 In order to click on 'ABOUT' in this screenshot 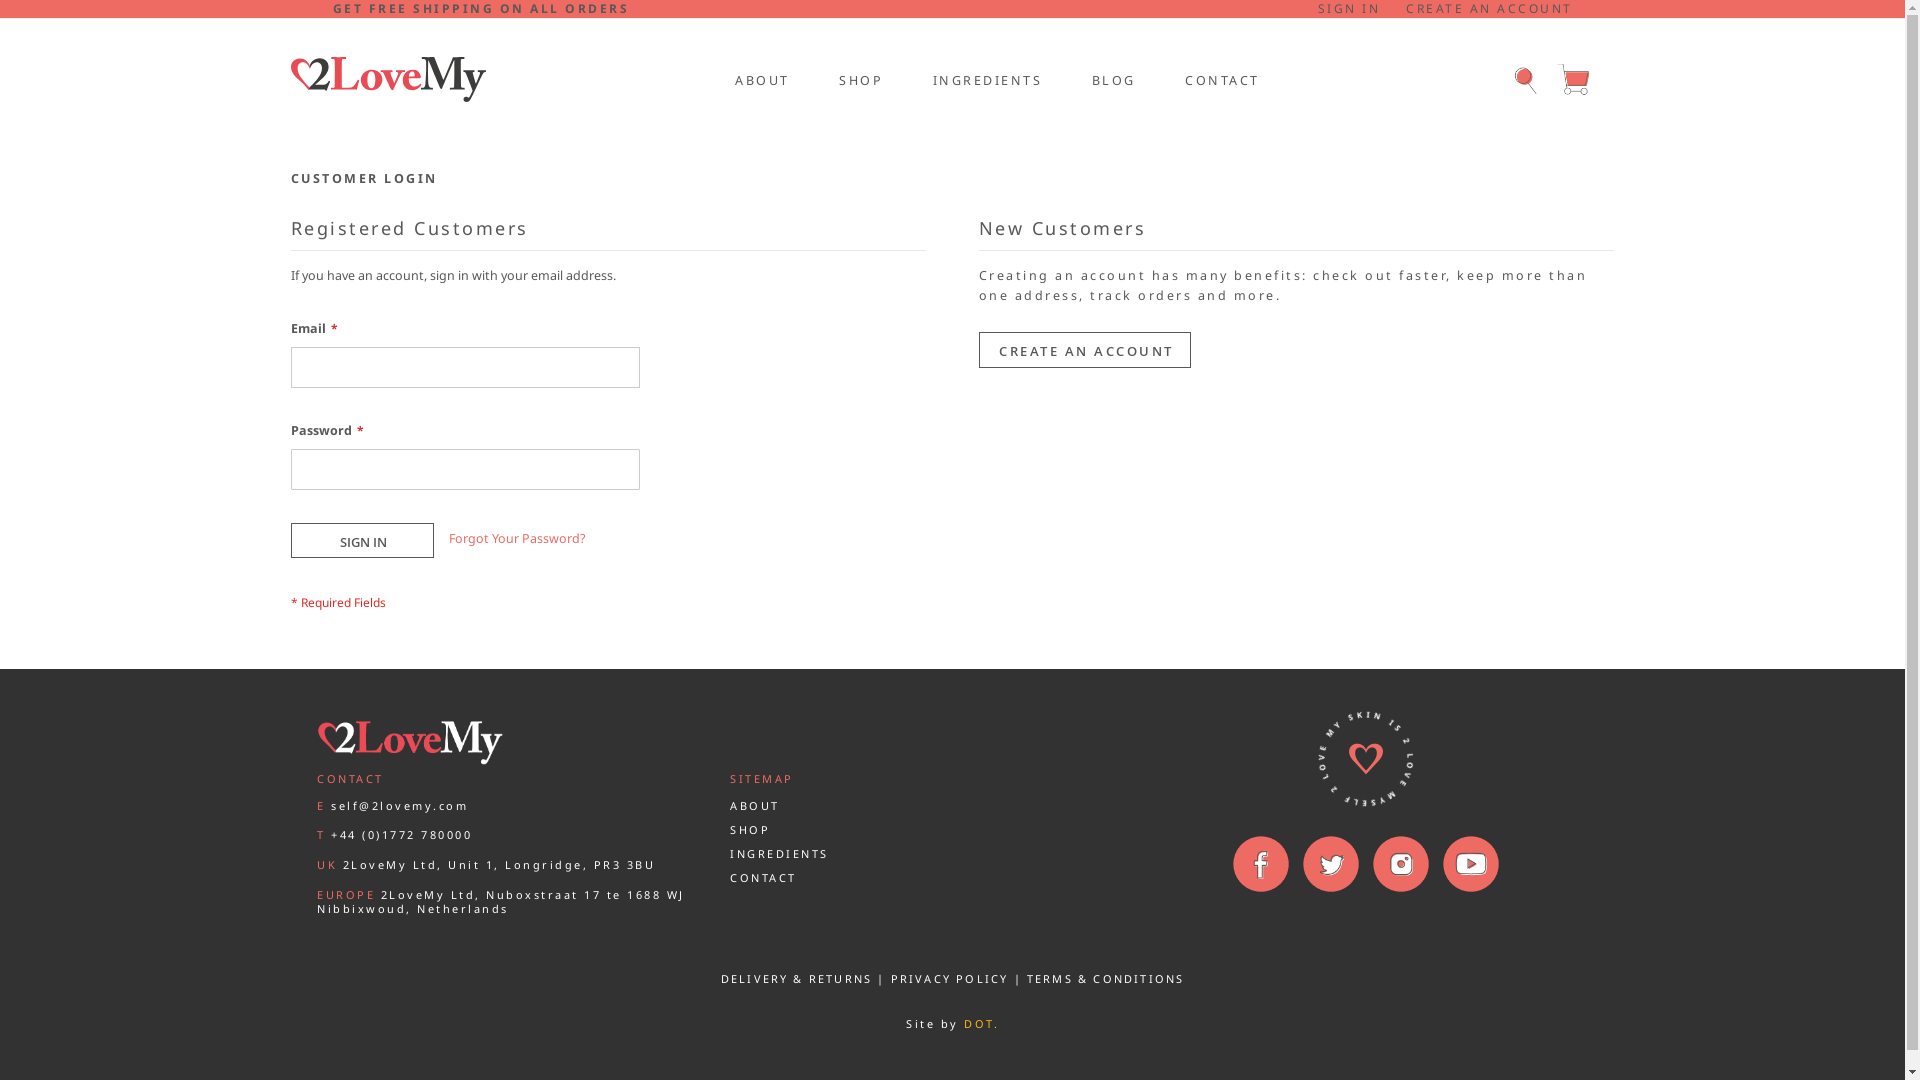, I will do `click(753, 804)`.